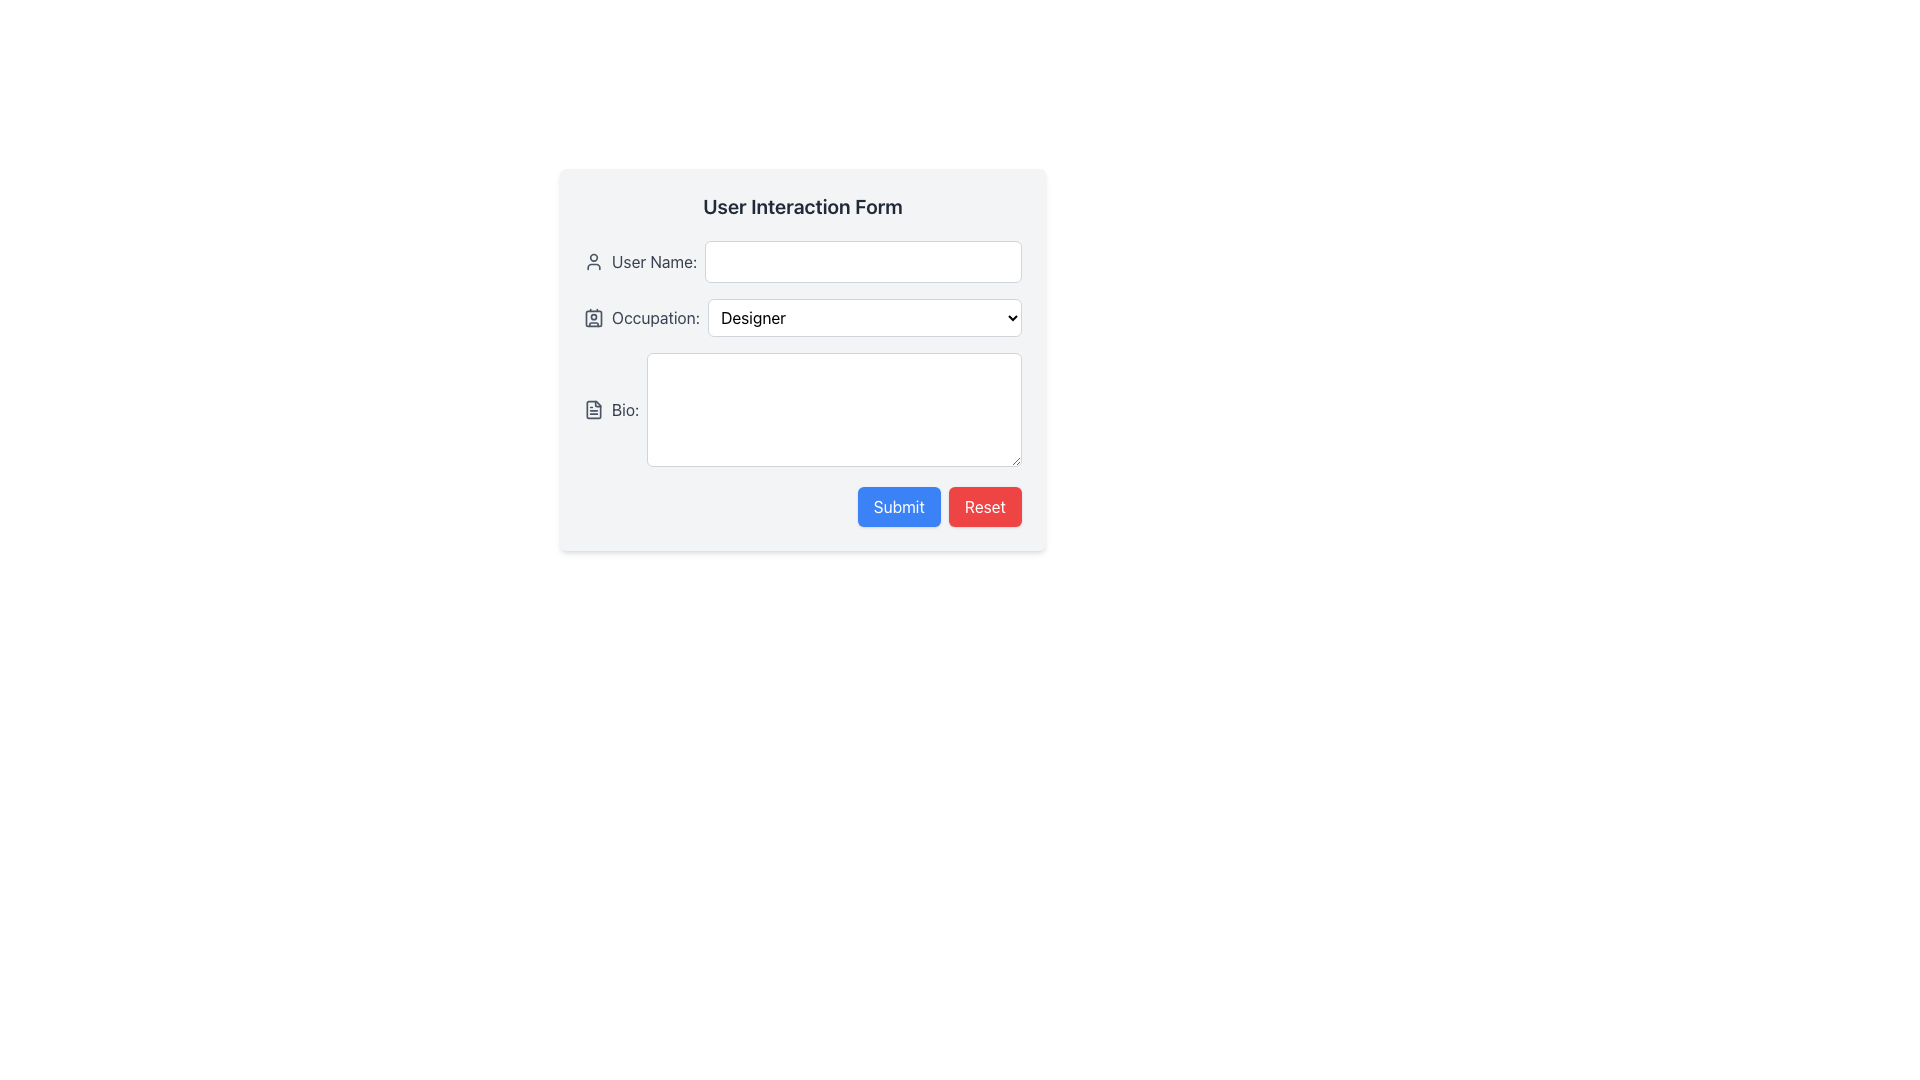 This screenshot has width=1920, height=1080. Describe the element at coordinates (802, 316) in the screenshot. I see `the dropdown menu for occupation selection located in the second row of the user form` at that location.